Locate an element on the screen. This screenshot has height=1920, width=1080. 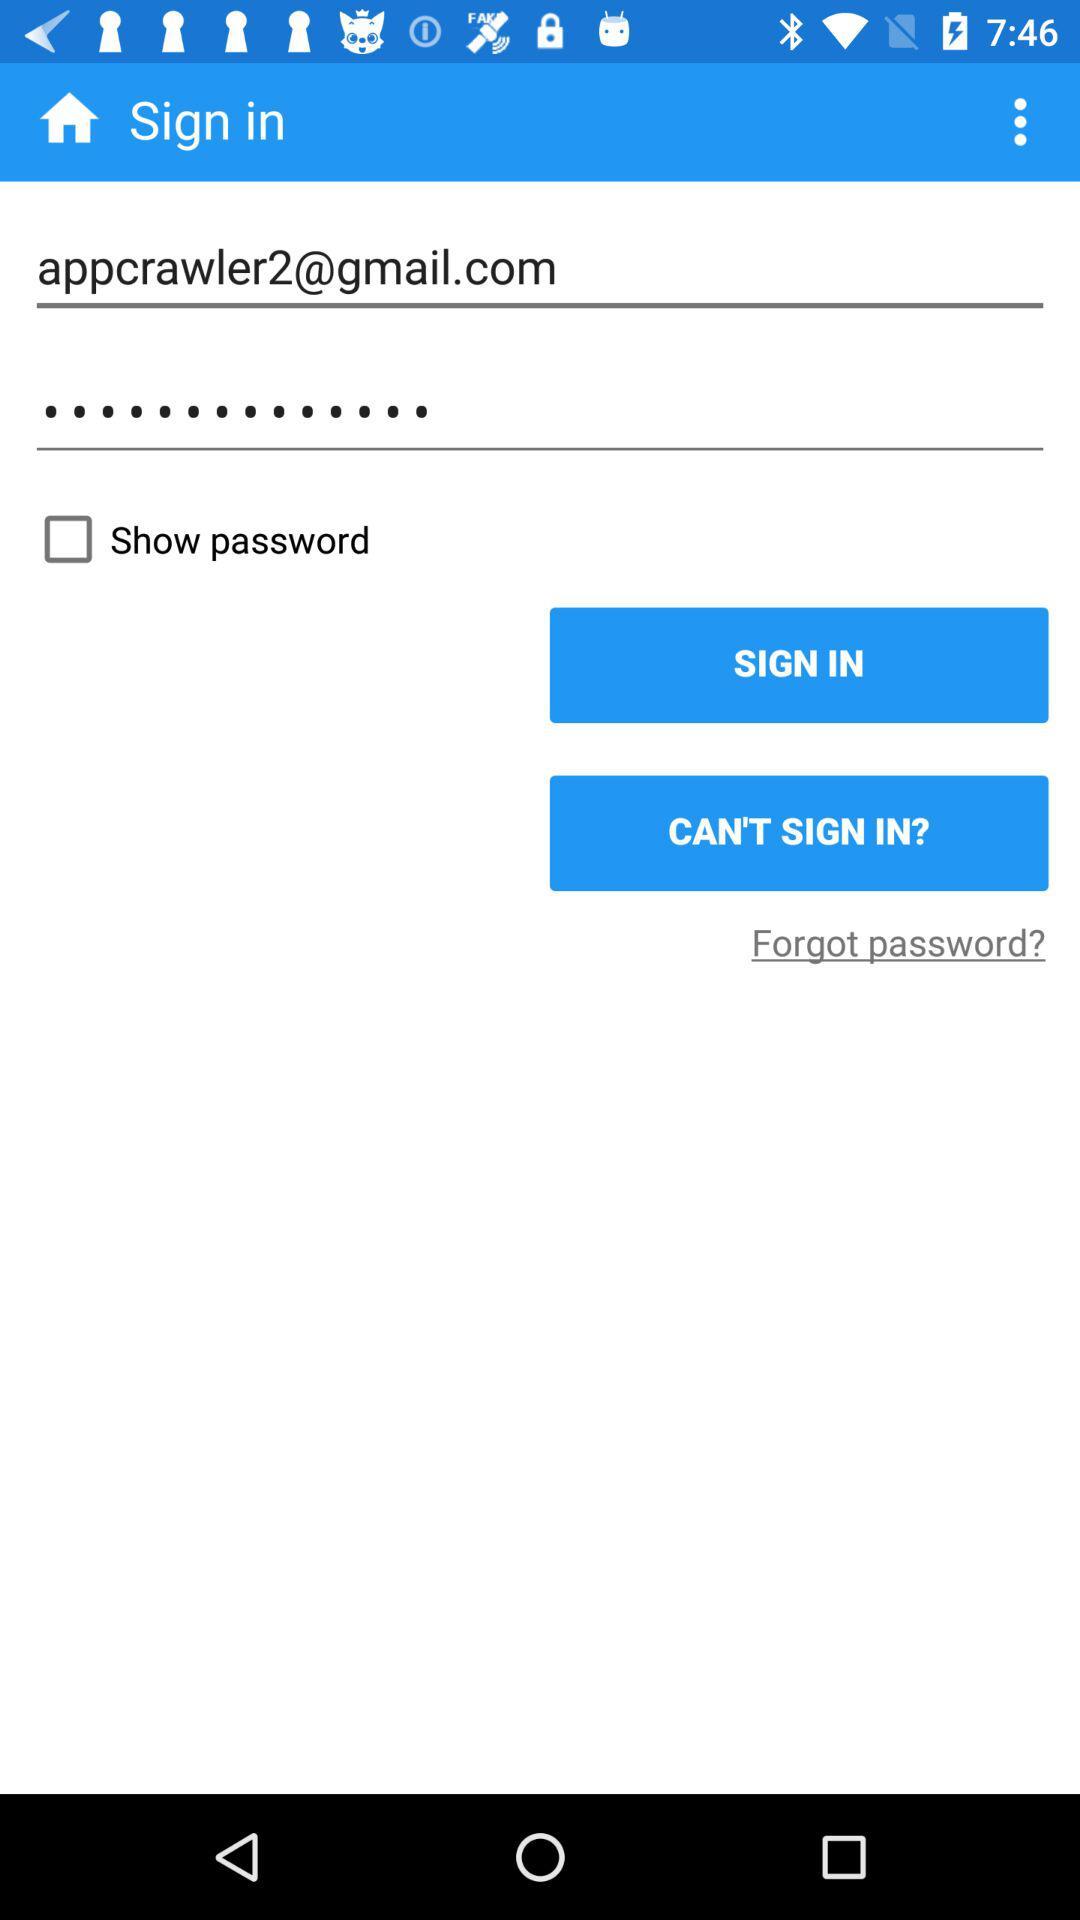
the icon below appcrawler3116 item is located at coordinates (540, 539).